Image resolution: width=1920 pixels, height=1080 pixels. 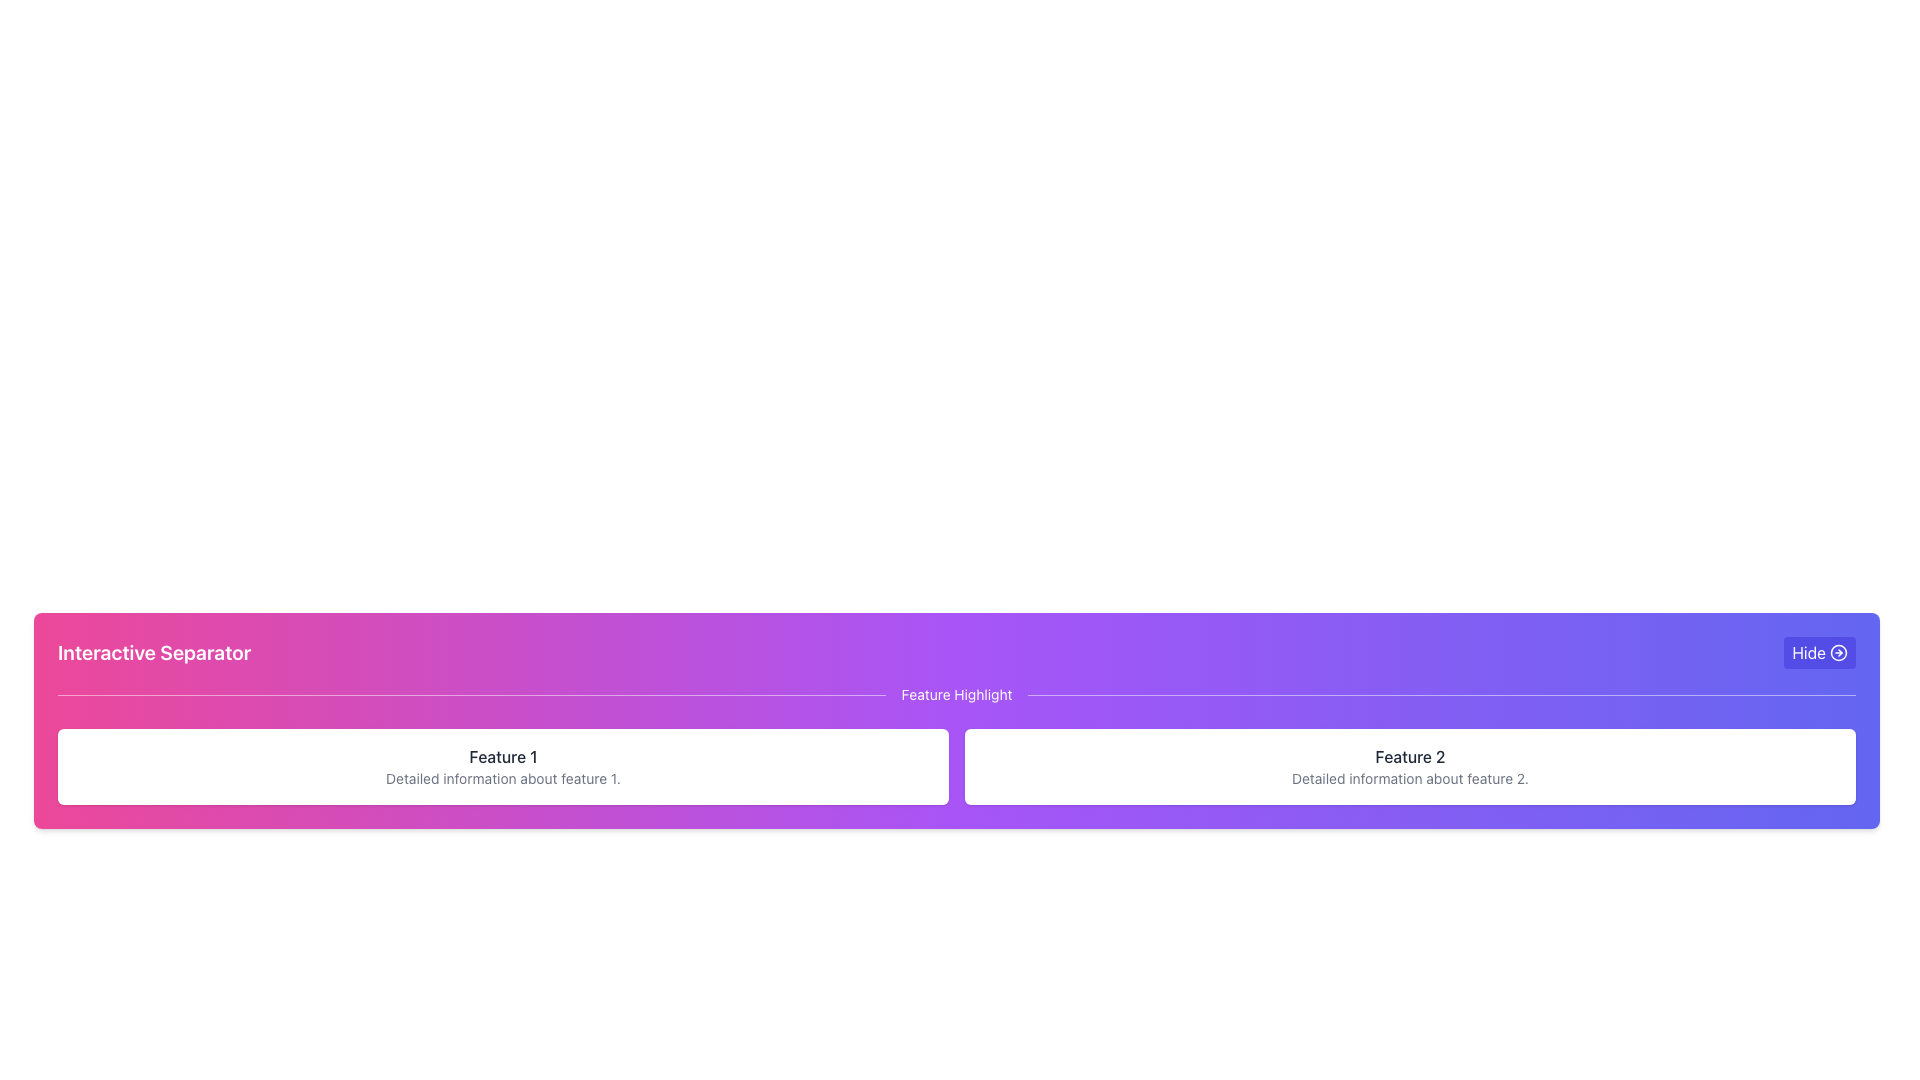 What do you see at coordinates (503, 756) in the screenshot?
I see `text label 'Feature 1' which is styled in medium font weight and gray coloring, located at the top-central region of the feature highlight card` at bounding box center [503, 756].